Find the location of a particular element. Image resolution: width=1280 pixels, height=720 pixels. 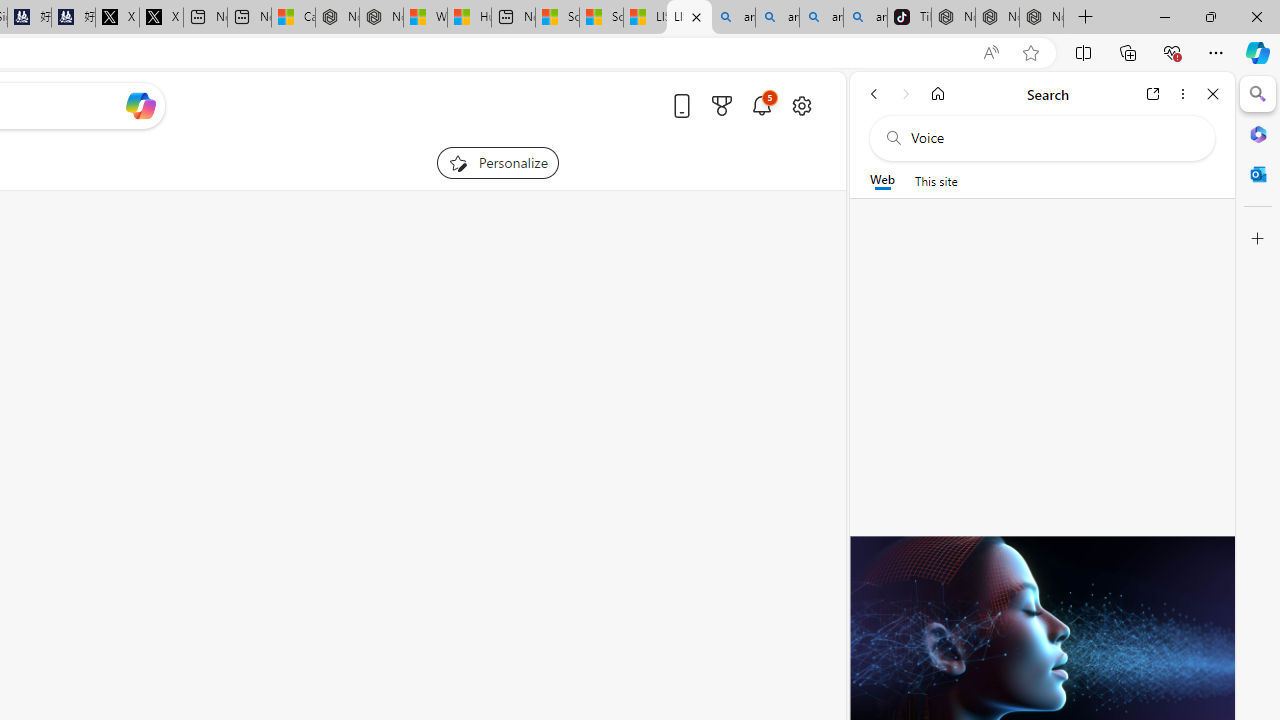

'This site scope' is located at coordinates (935, 180).